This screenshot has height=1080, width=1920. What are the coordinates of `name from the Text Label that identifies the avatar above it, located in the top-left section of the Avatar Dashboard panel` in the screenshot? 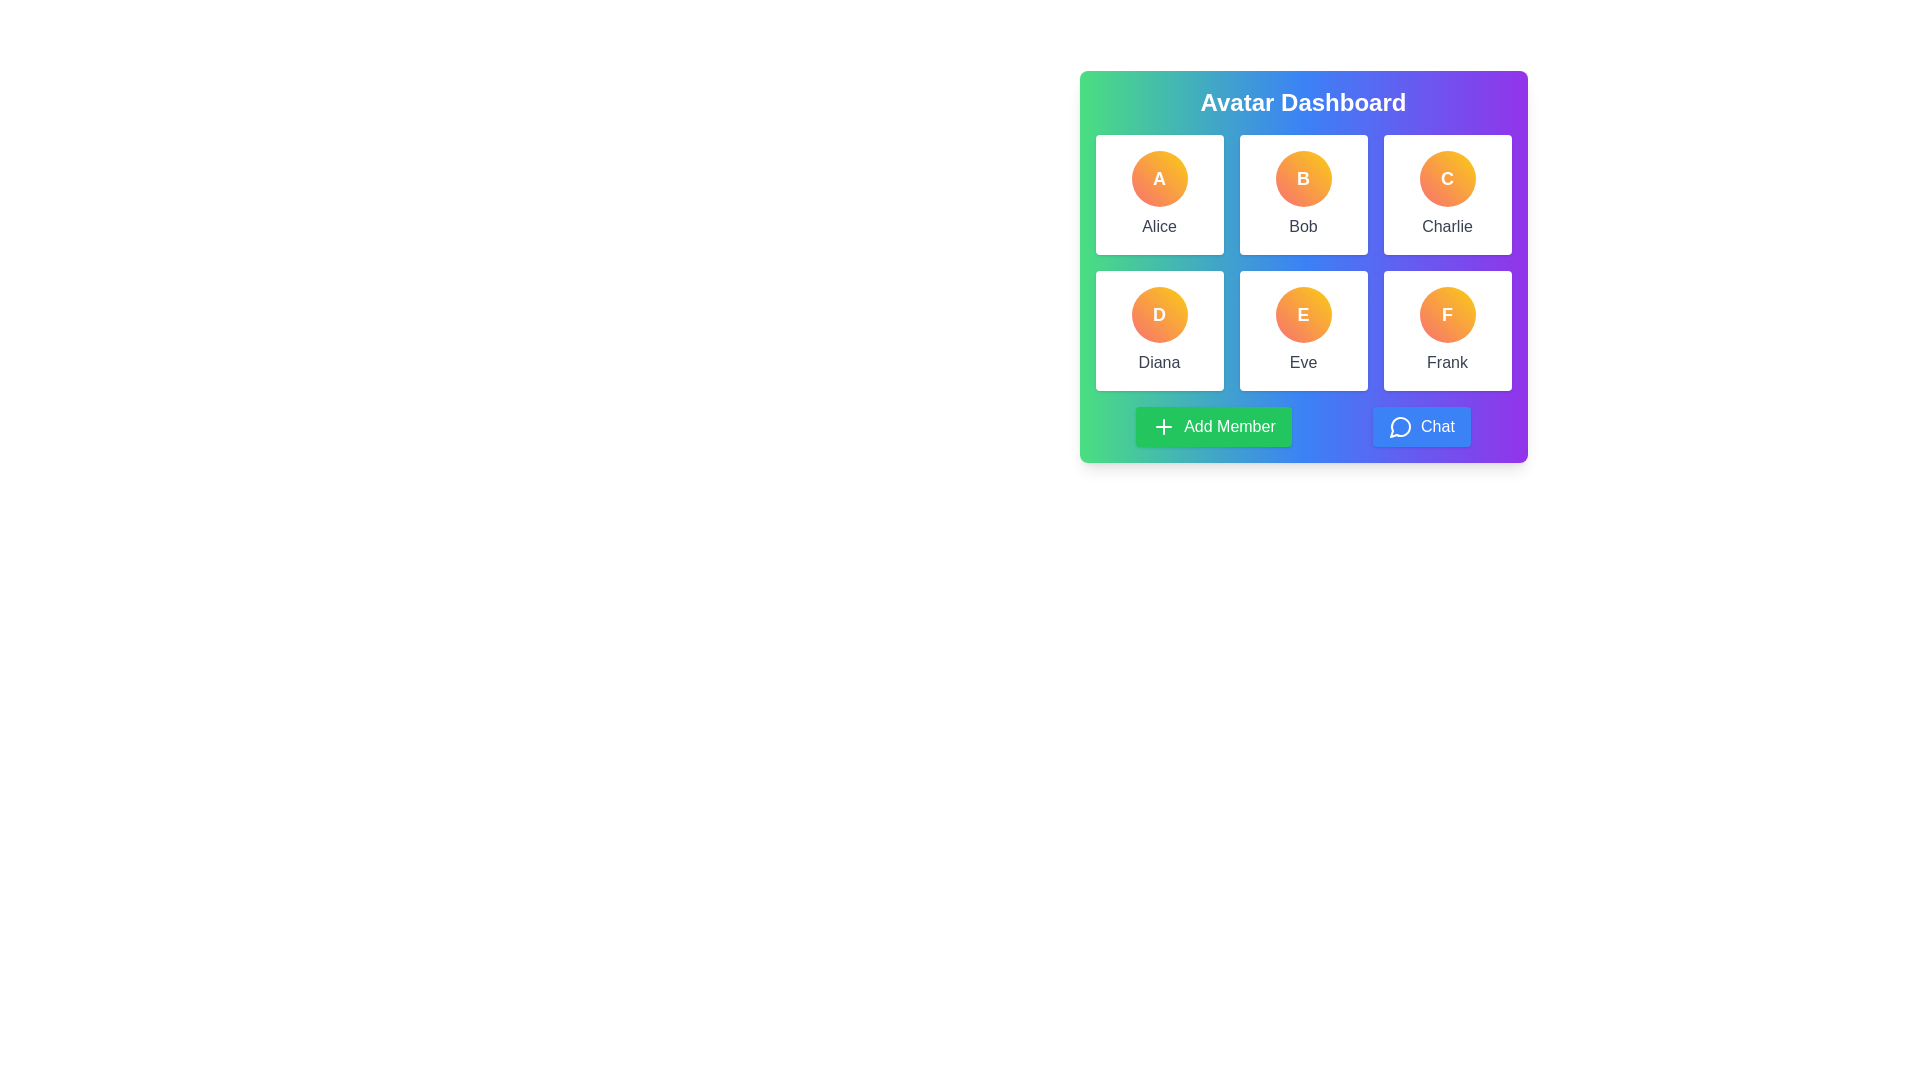 It's located at (1159, 226).